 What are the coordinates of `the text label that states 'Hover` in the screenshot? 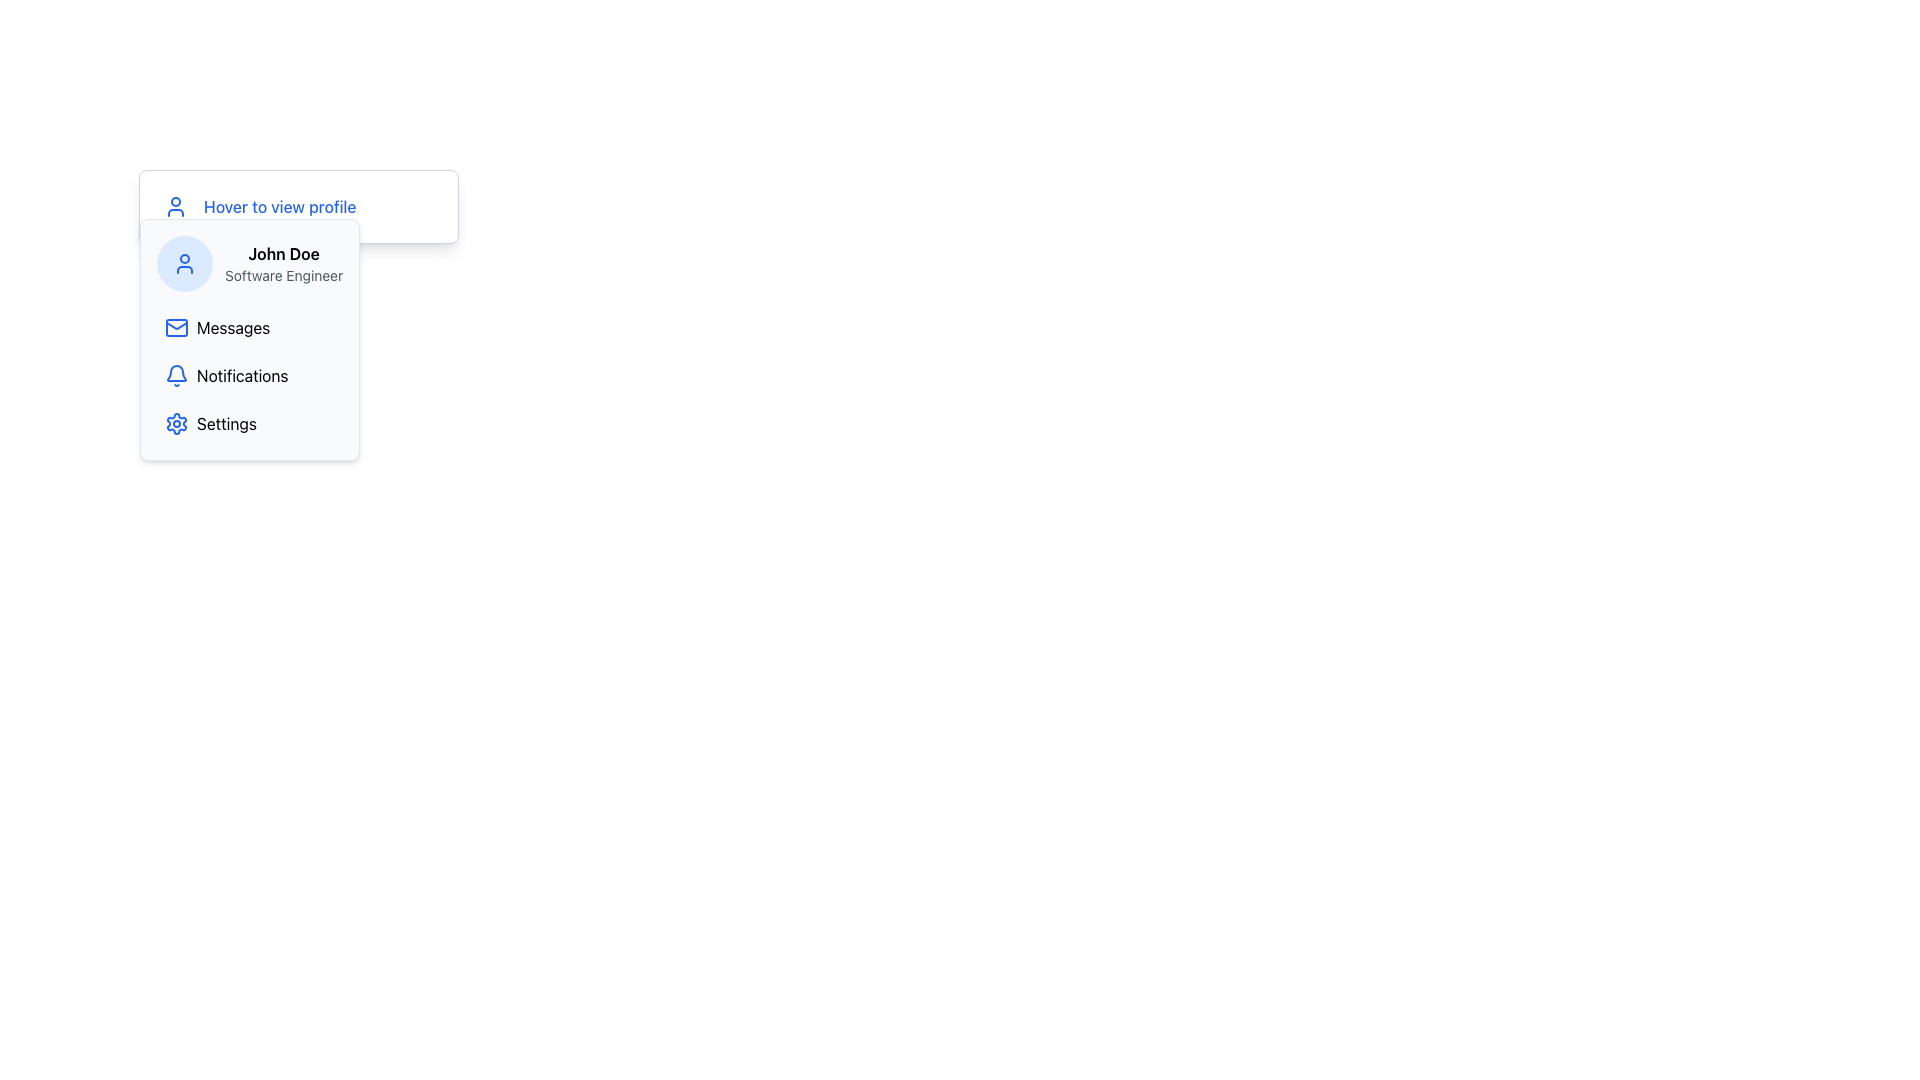 It's located at (279, 207).